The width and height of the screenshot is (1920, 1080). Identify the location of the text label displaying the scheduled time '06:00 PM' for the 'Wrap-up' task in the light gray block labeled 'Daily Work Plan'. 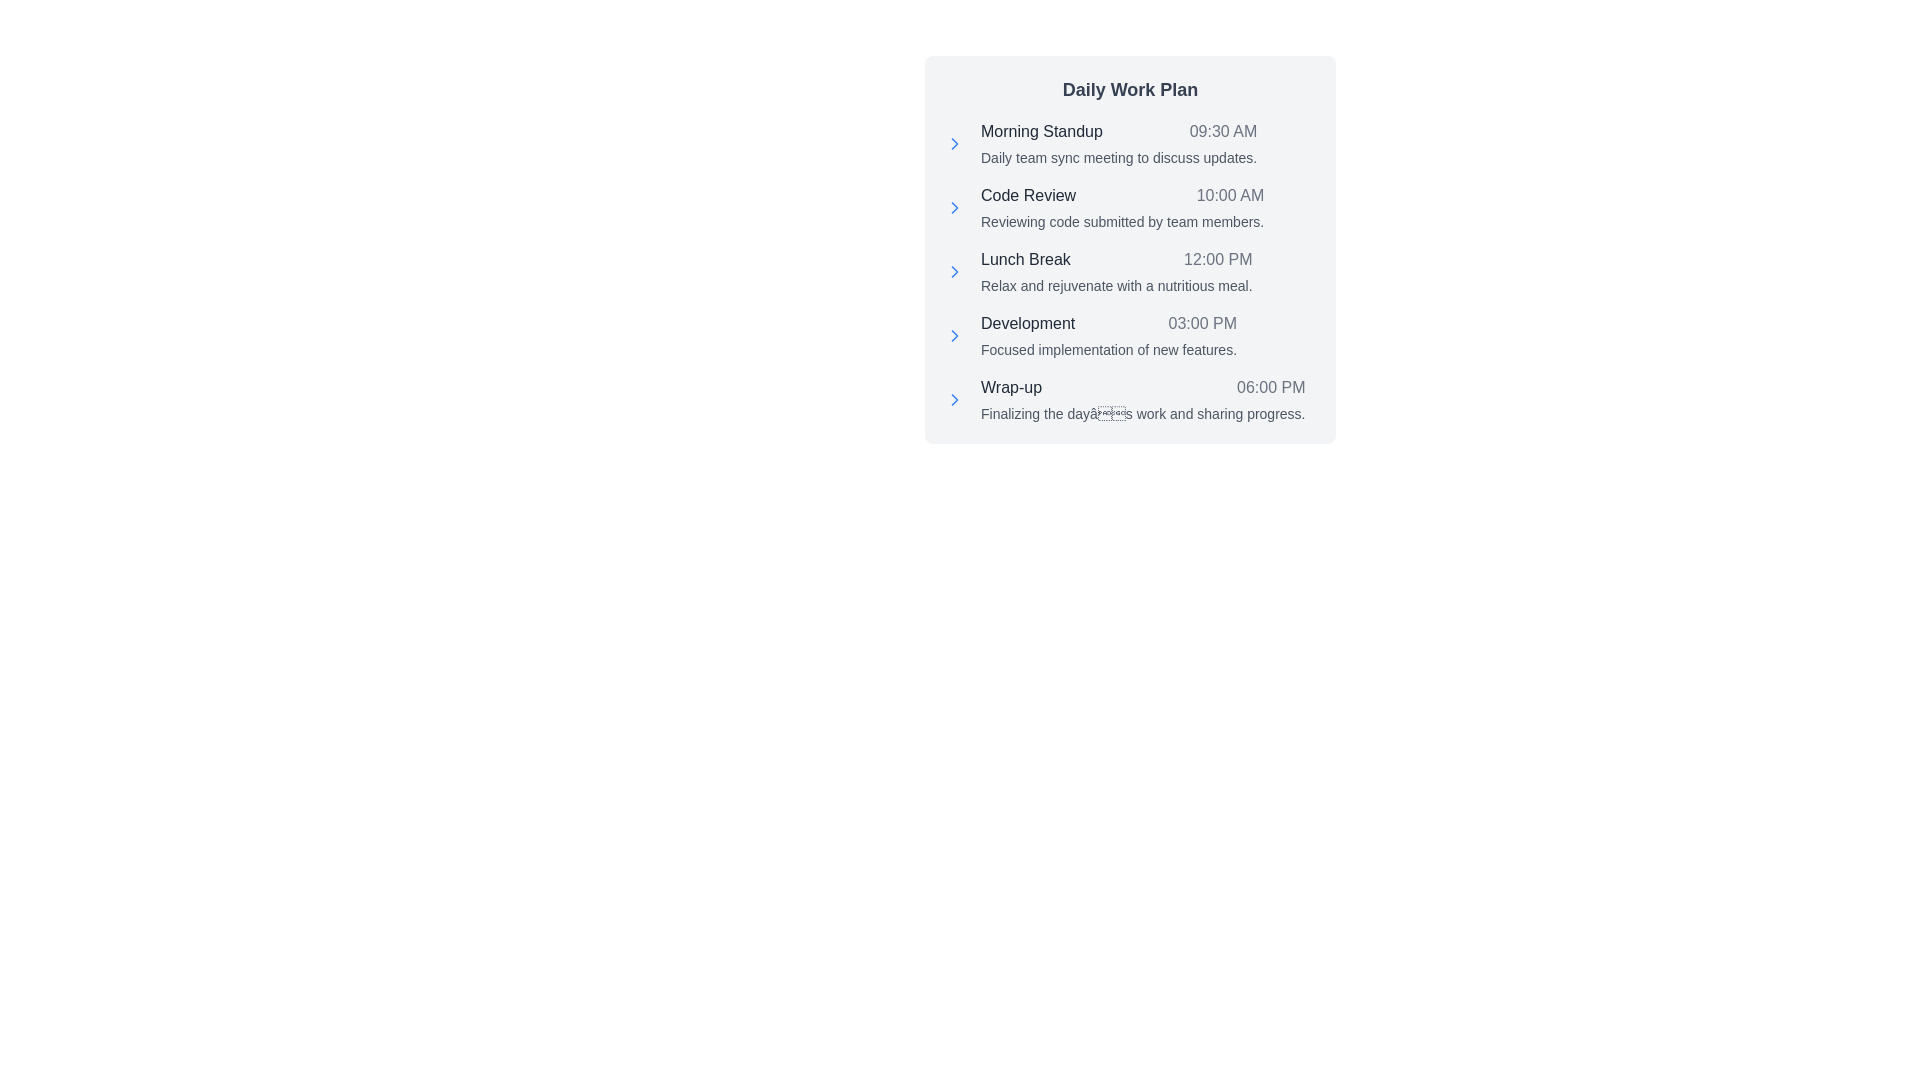
(1270, 388).